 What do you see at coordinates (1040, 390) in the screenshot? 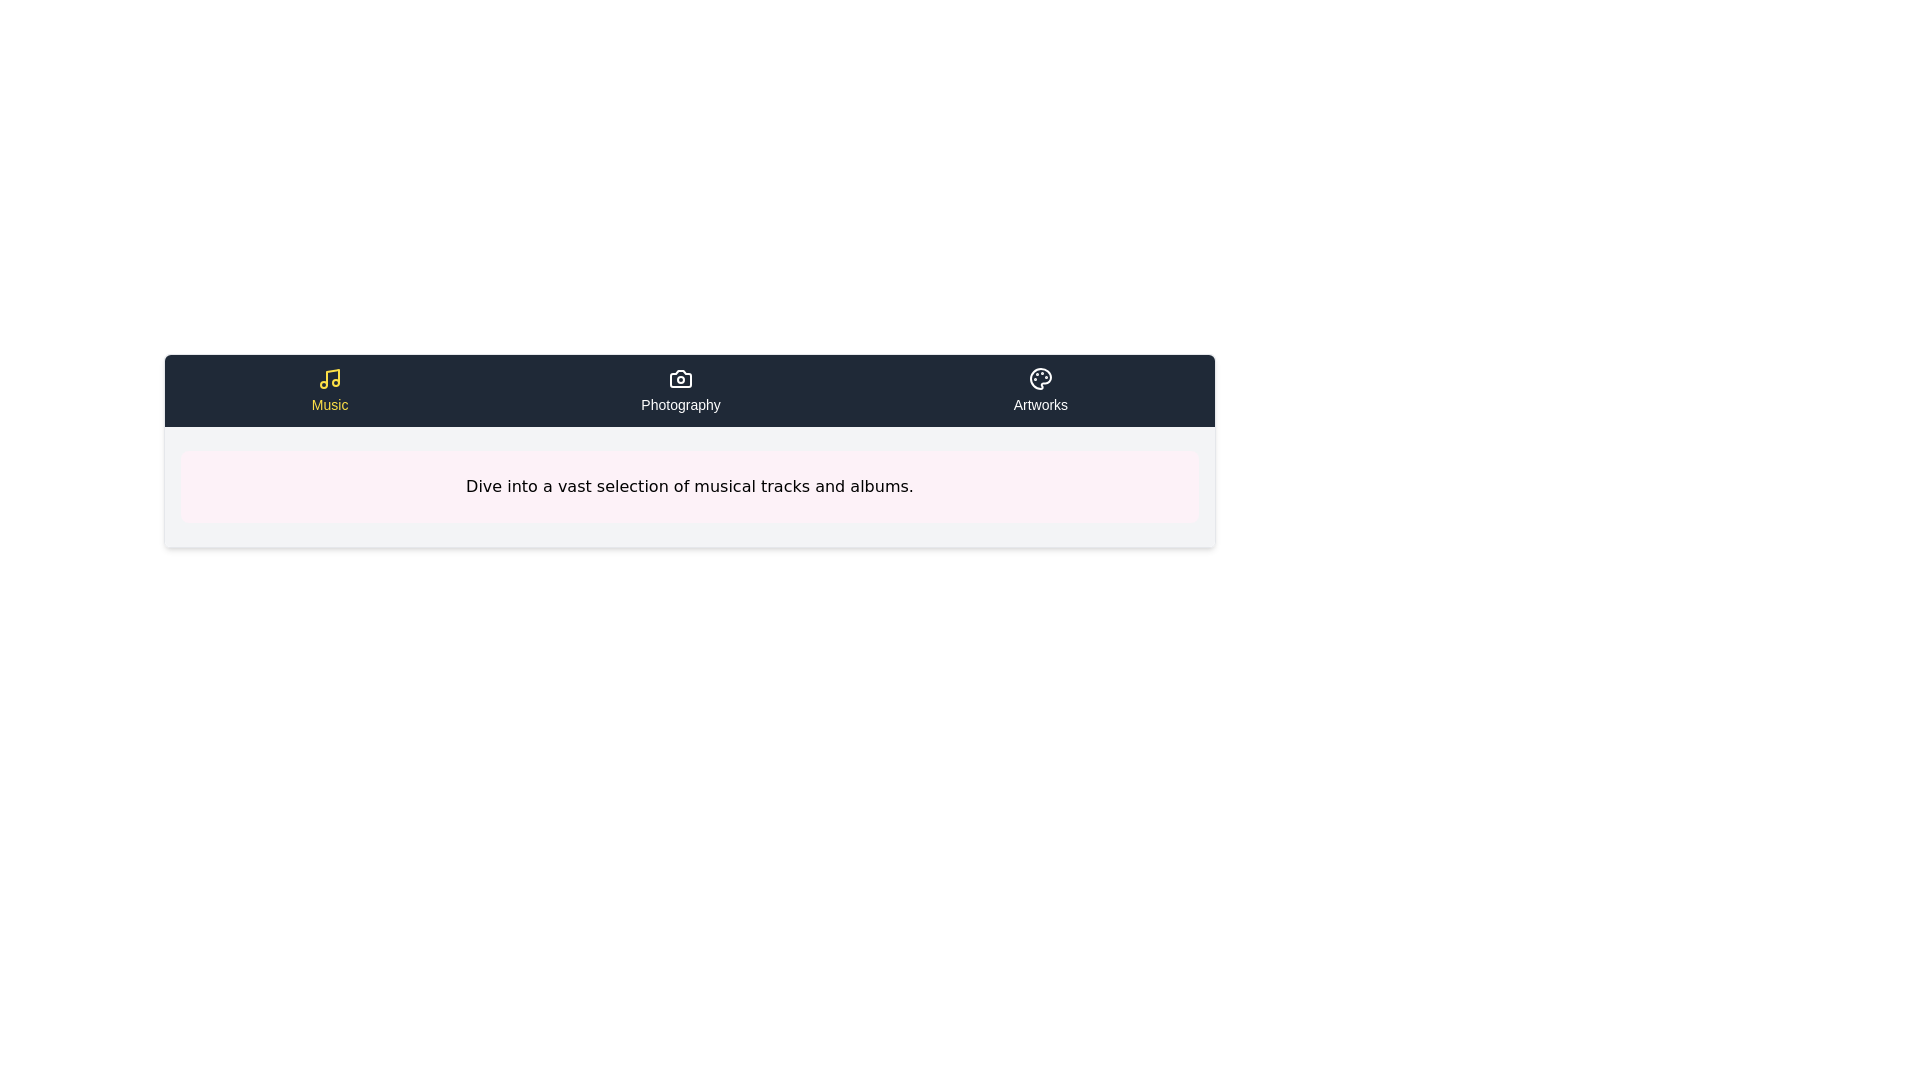
I see `the tab icon corresponding to Artworks` at bounding box center [1040, 390].